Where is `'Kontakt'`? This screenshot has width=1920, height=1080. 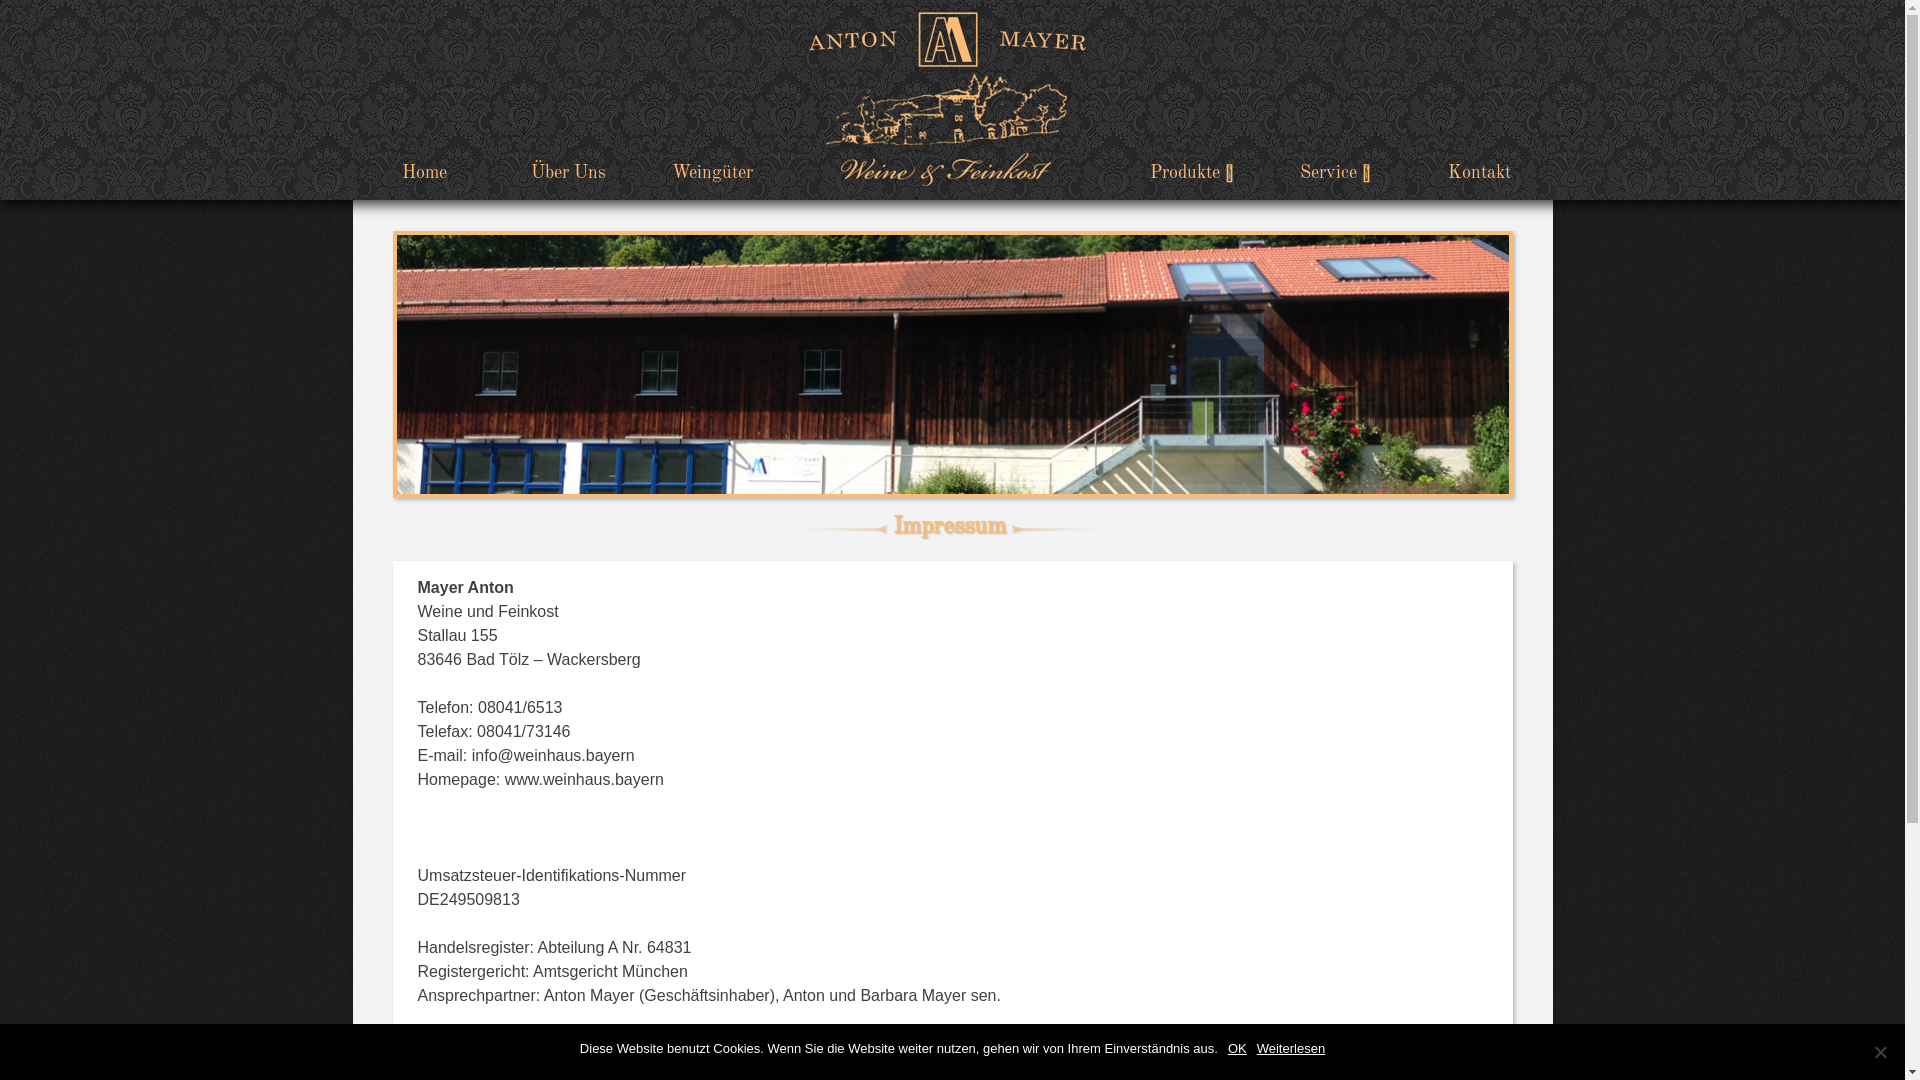 'Kontakt' is located at coordinates (1406, 172).